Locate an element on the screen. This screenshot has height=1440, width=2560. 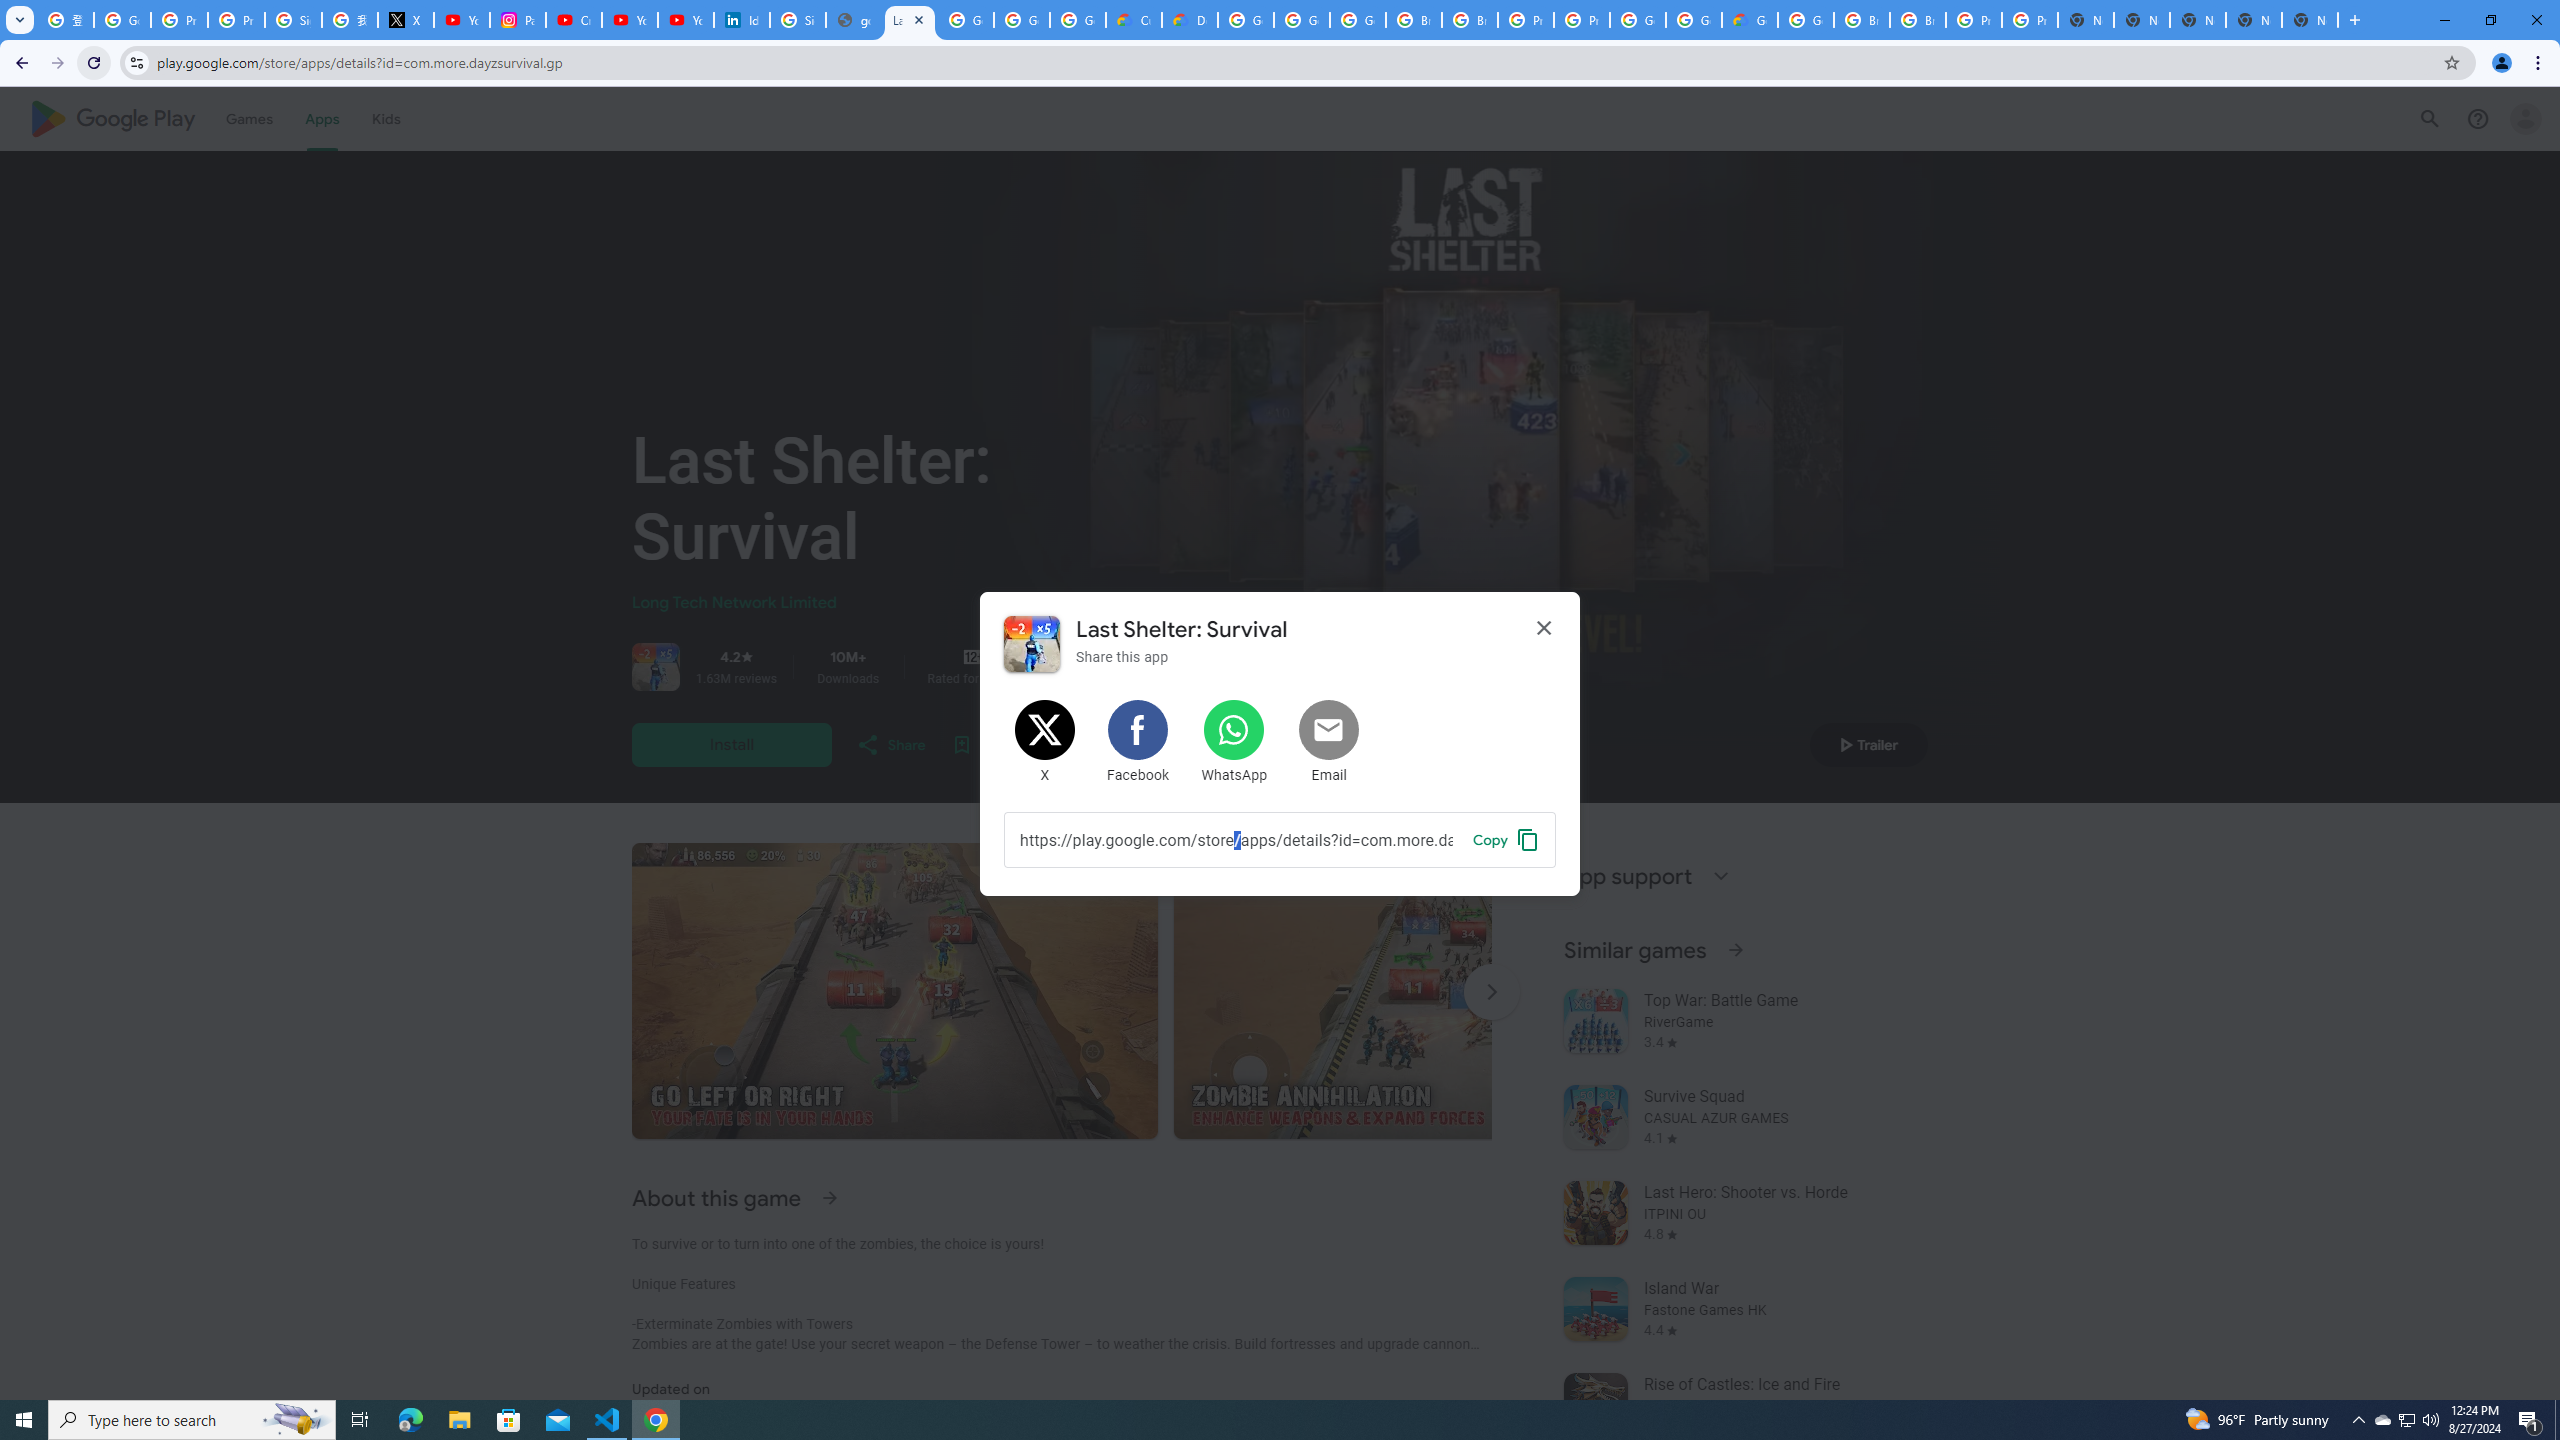
'Browse Chrome as a guest - Computer - Google Chrome Help' is located at coordinates (1469, 19).